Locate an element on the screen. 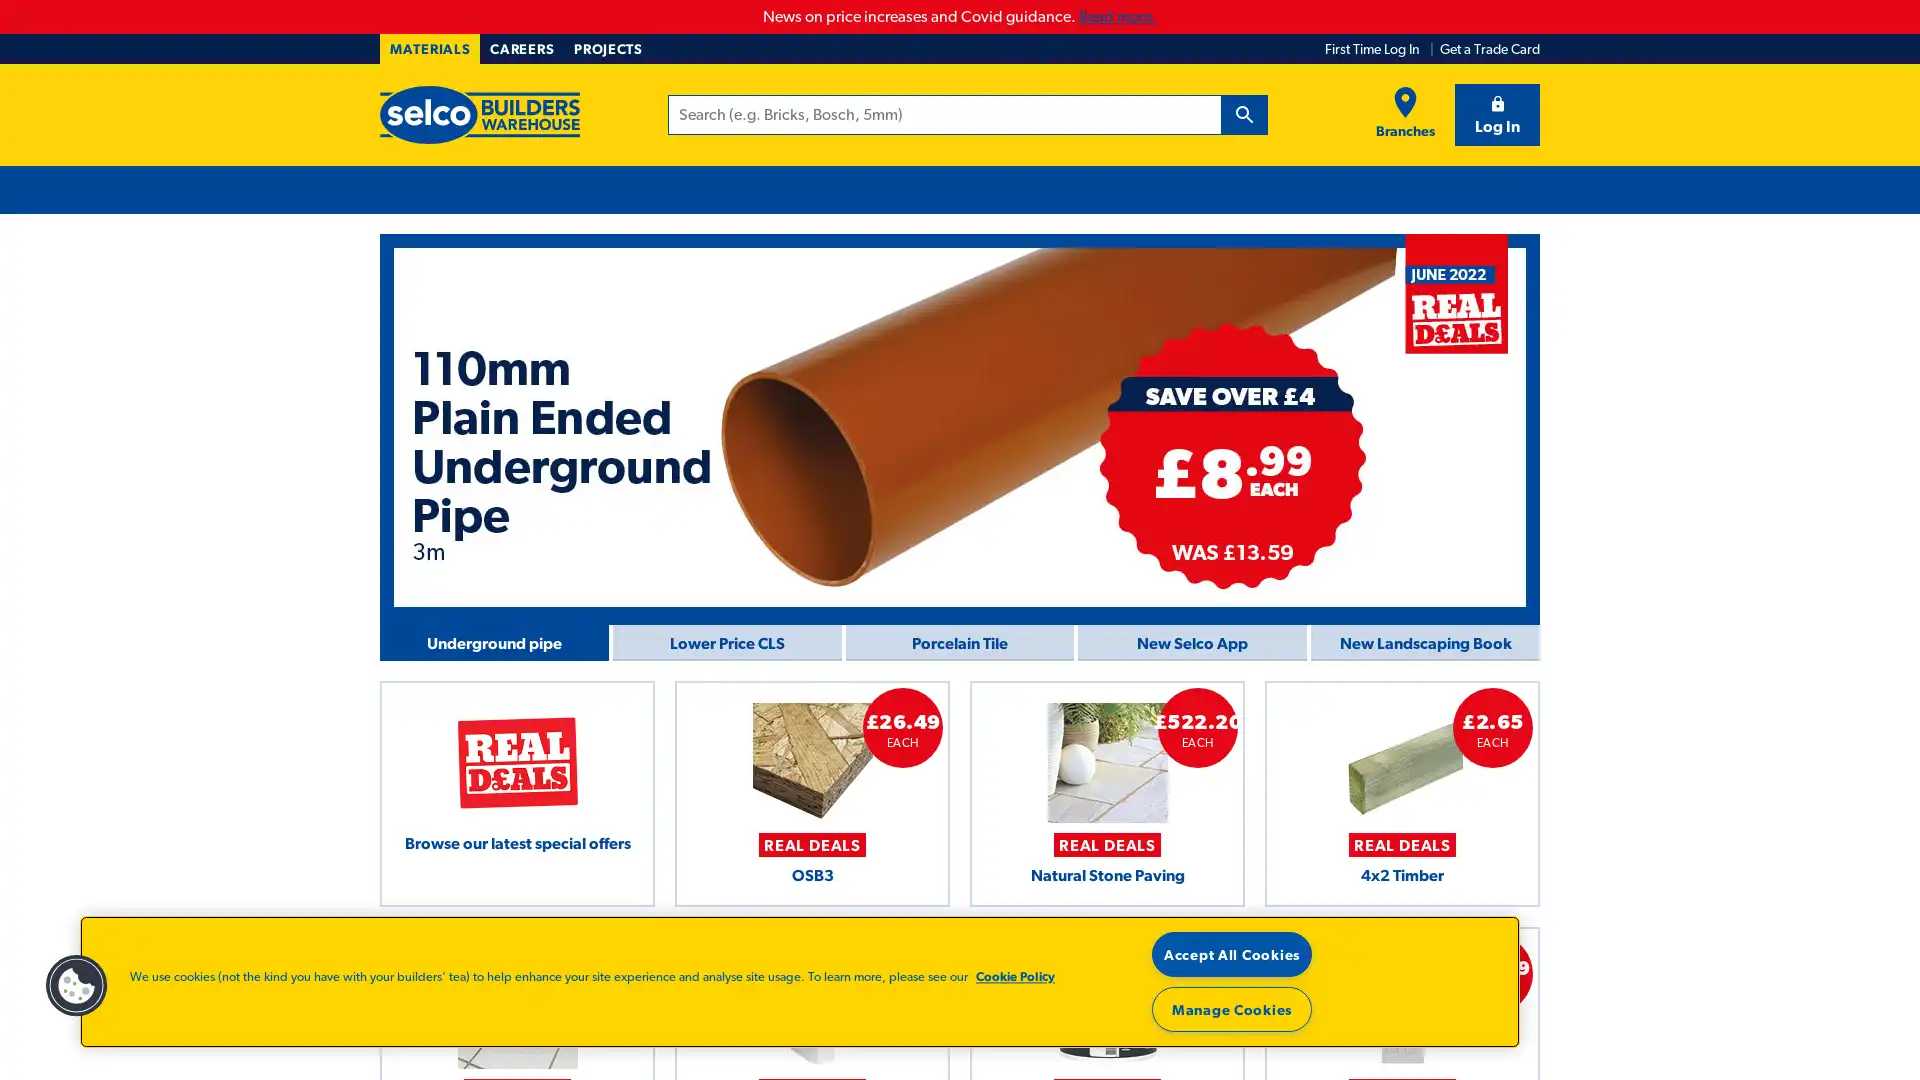 The width and height of the screenshot is (1920, 1080). Homepage > Carousel > June Landscaping Book is located at coordinates (1424, 643).